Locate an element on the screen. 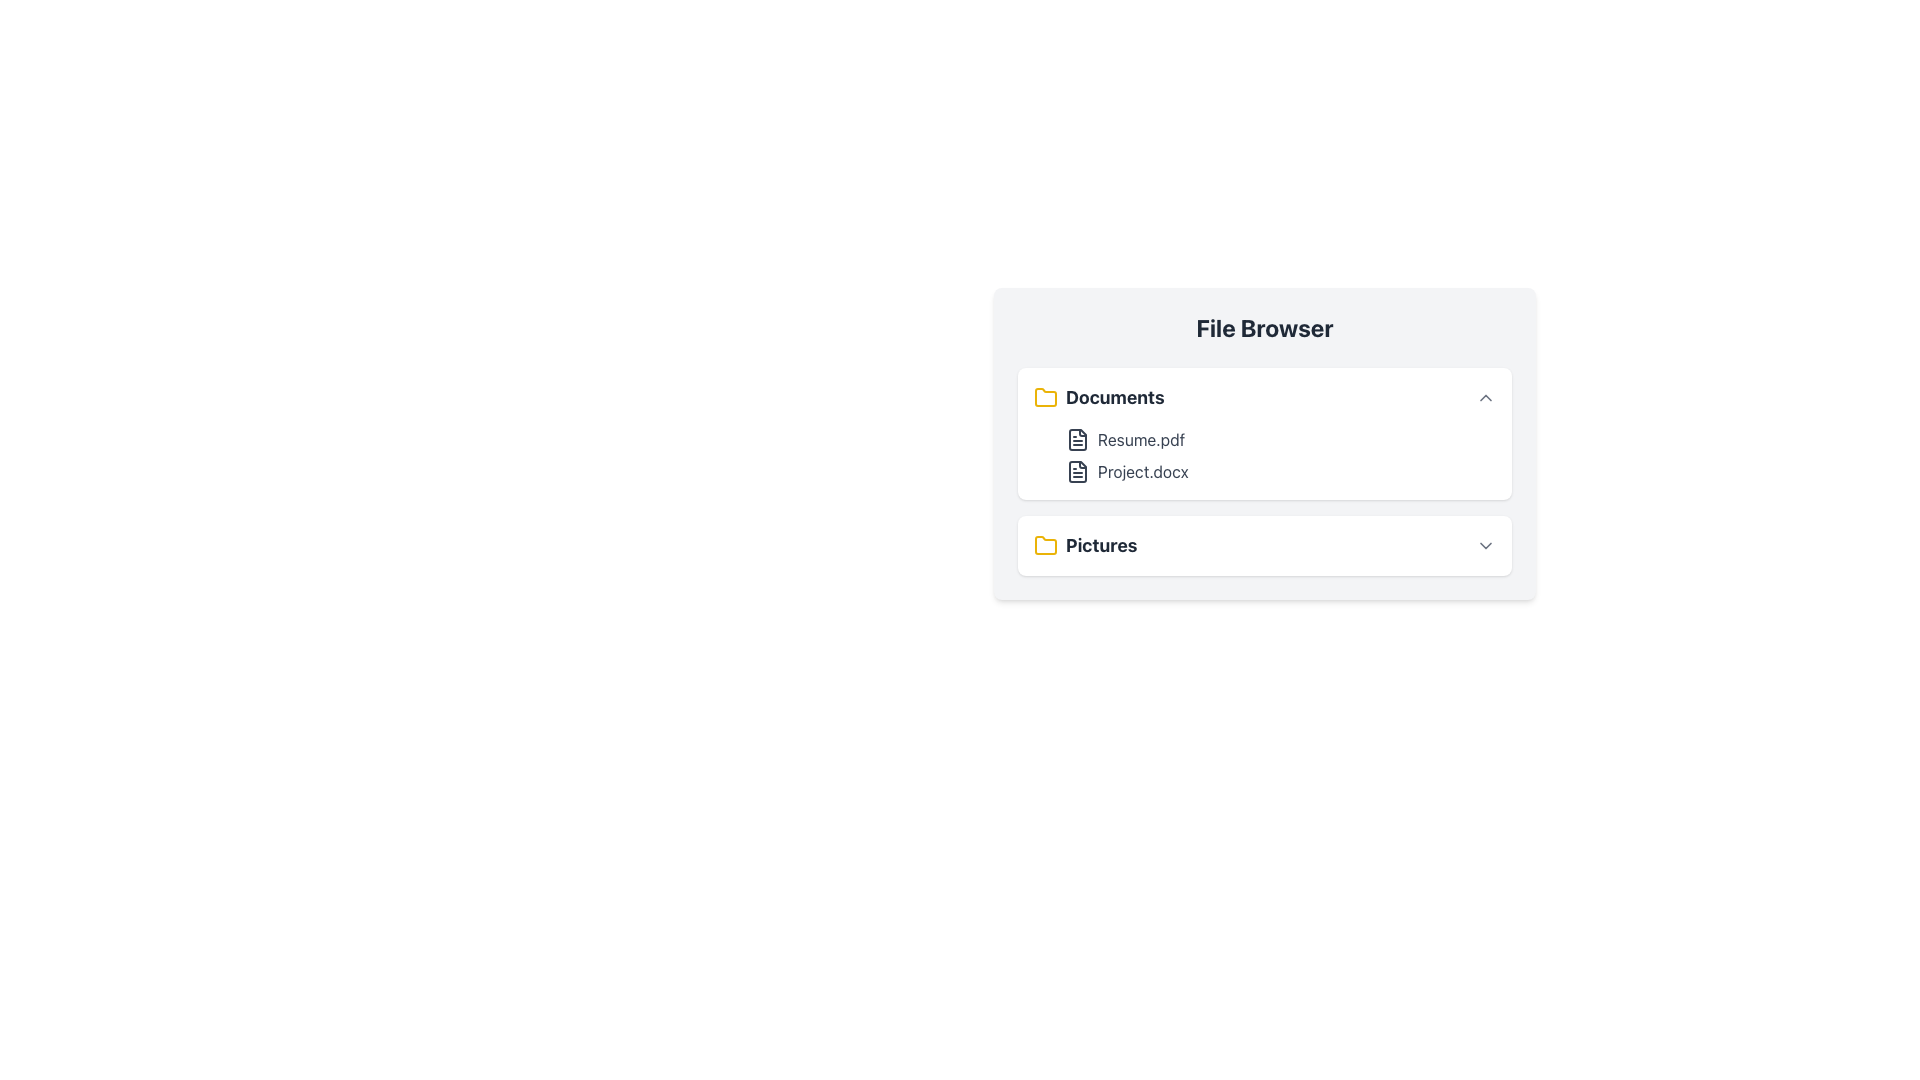 This screenshot has width=1920, height=1080. on the 'Pictures' folder item located in the 'File Browser' section, which is the second item in the list beneath 'Documents' is located at coordinates (1084, 546).